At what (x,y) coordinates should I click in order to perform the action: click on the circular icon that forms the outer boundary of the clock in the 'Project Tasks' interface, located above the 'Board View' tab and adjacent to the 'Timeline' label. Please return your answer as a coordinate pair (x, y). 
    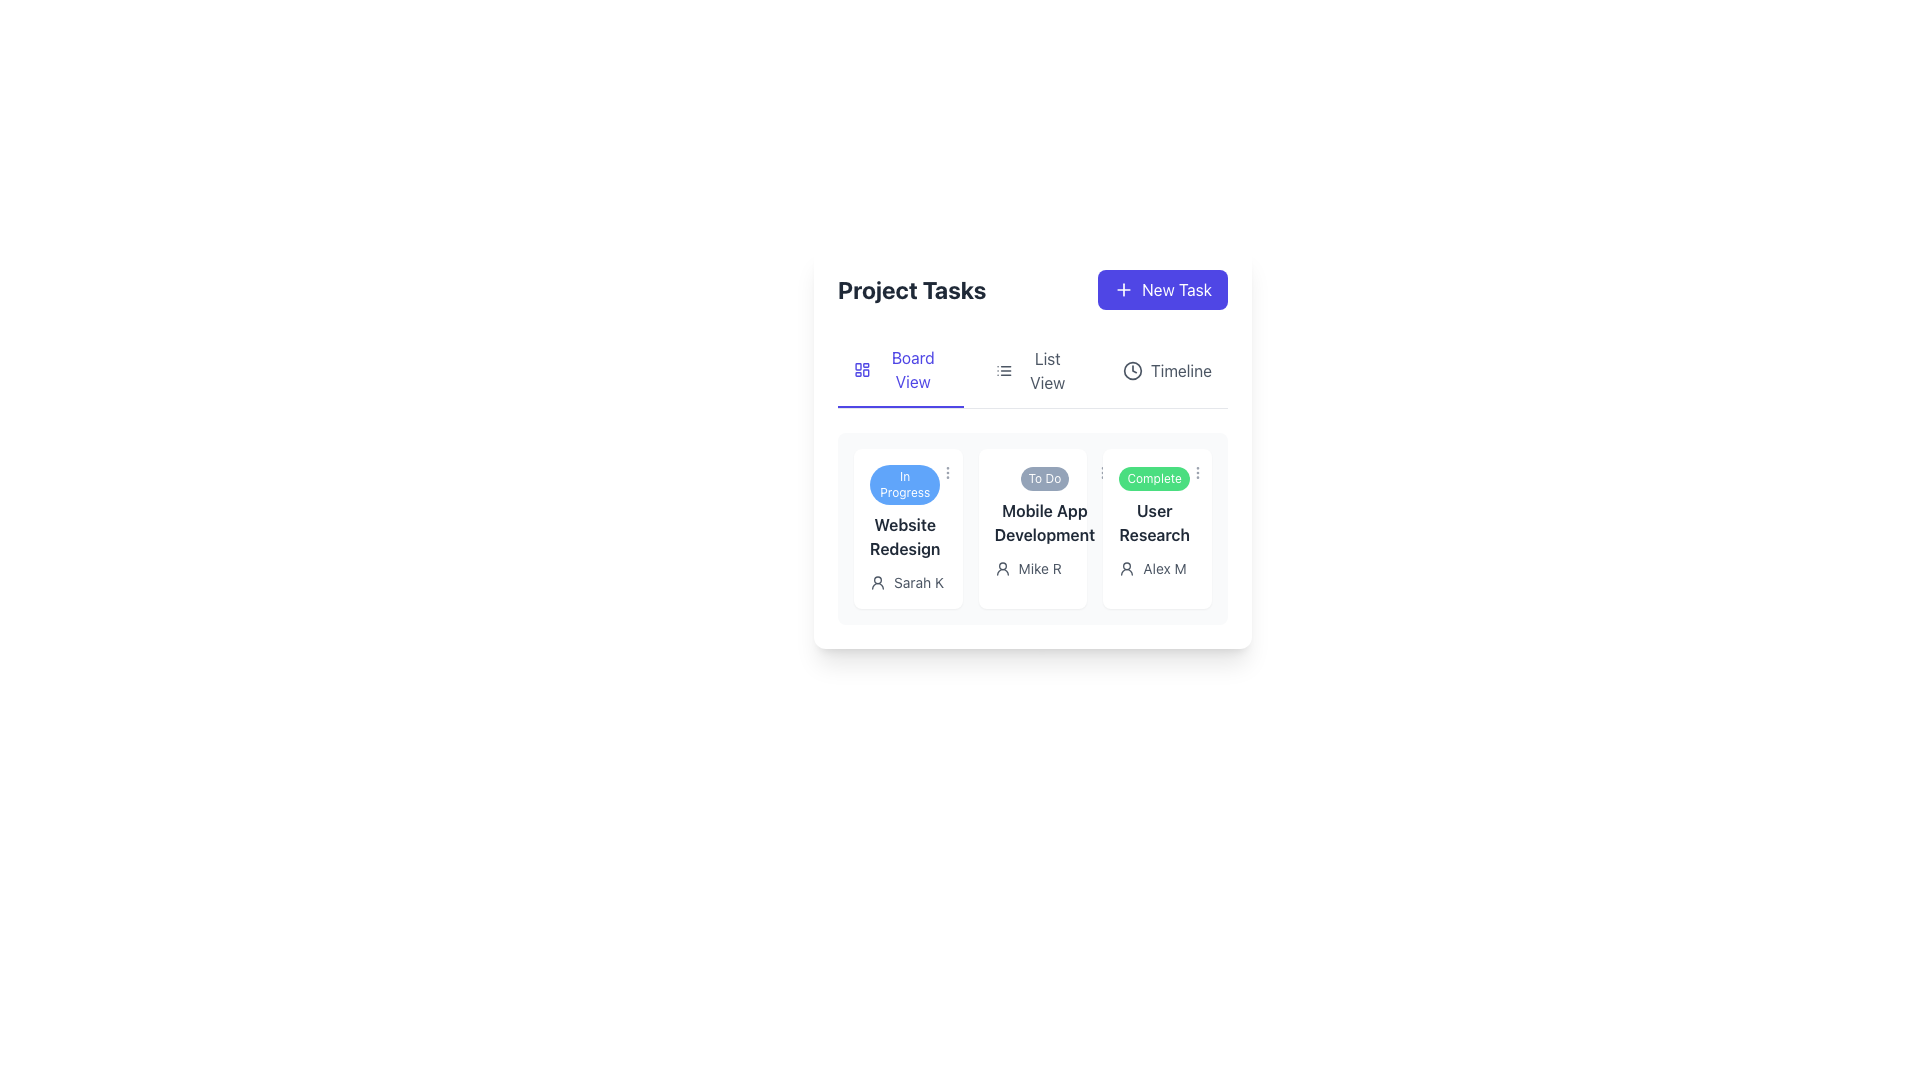
    Looking at the image, I should click on (1132, 370).